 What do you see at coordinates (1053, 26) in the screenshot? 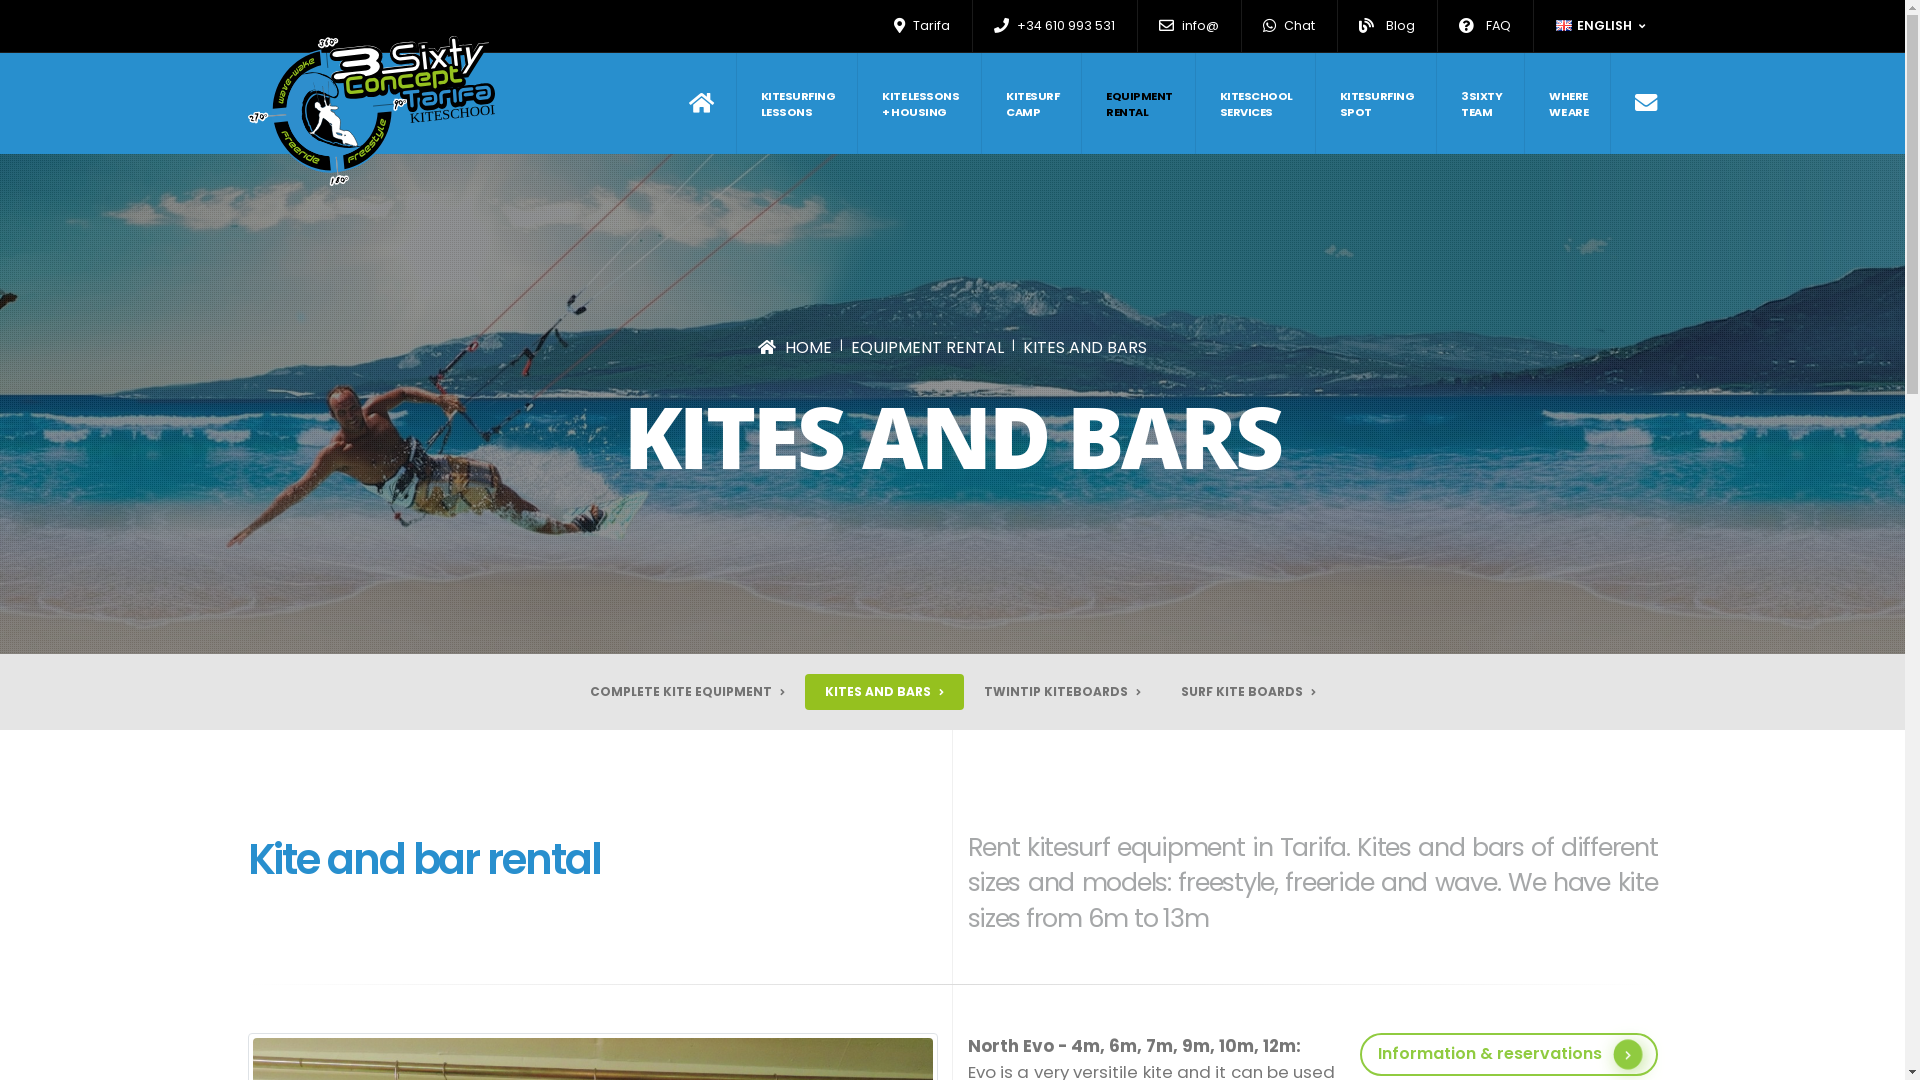
I see `'+34 610 993 531'` at bounding box center [1053, 26].